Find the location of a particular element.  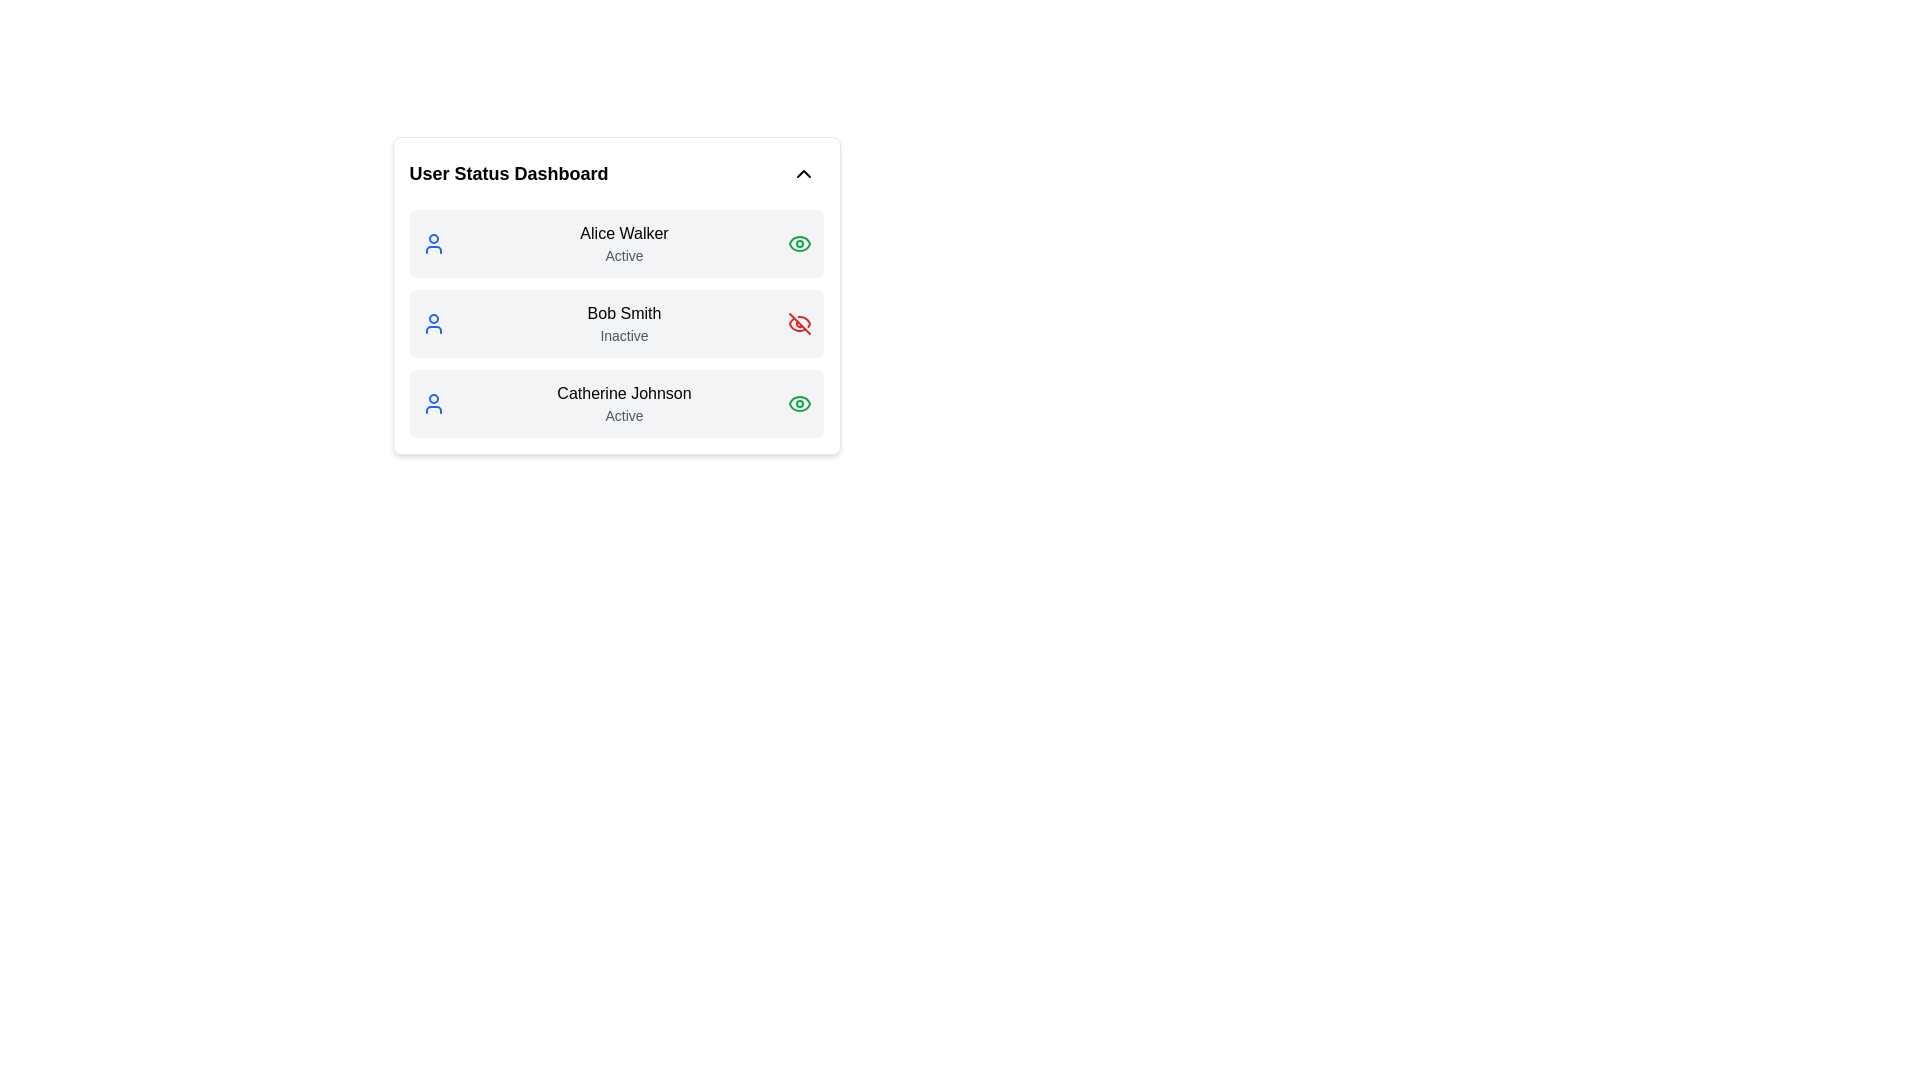

user name 'Alice Walker' displayed in the primary title text of the first item in the User Status Dashboard is located at coordinates (623, 233).